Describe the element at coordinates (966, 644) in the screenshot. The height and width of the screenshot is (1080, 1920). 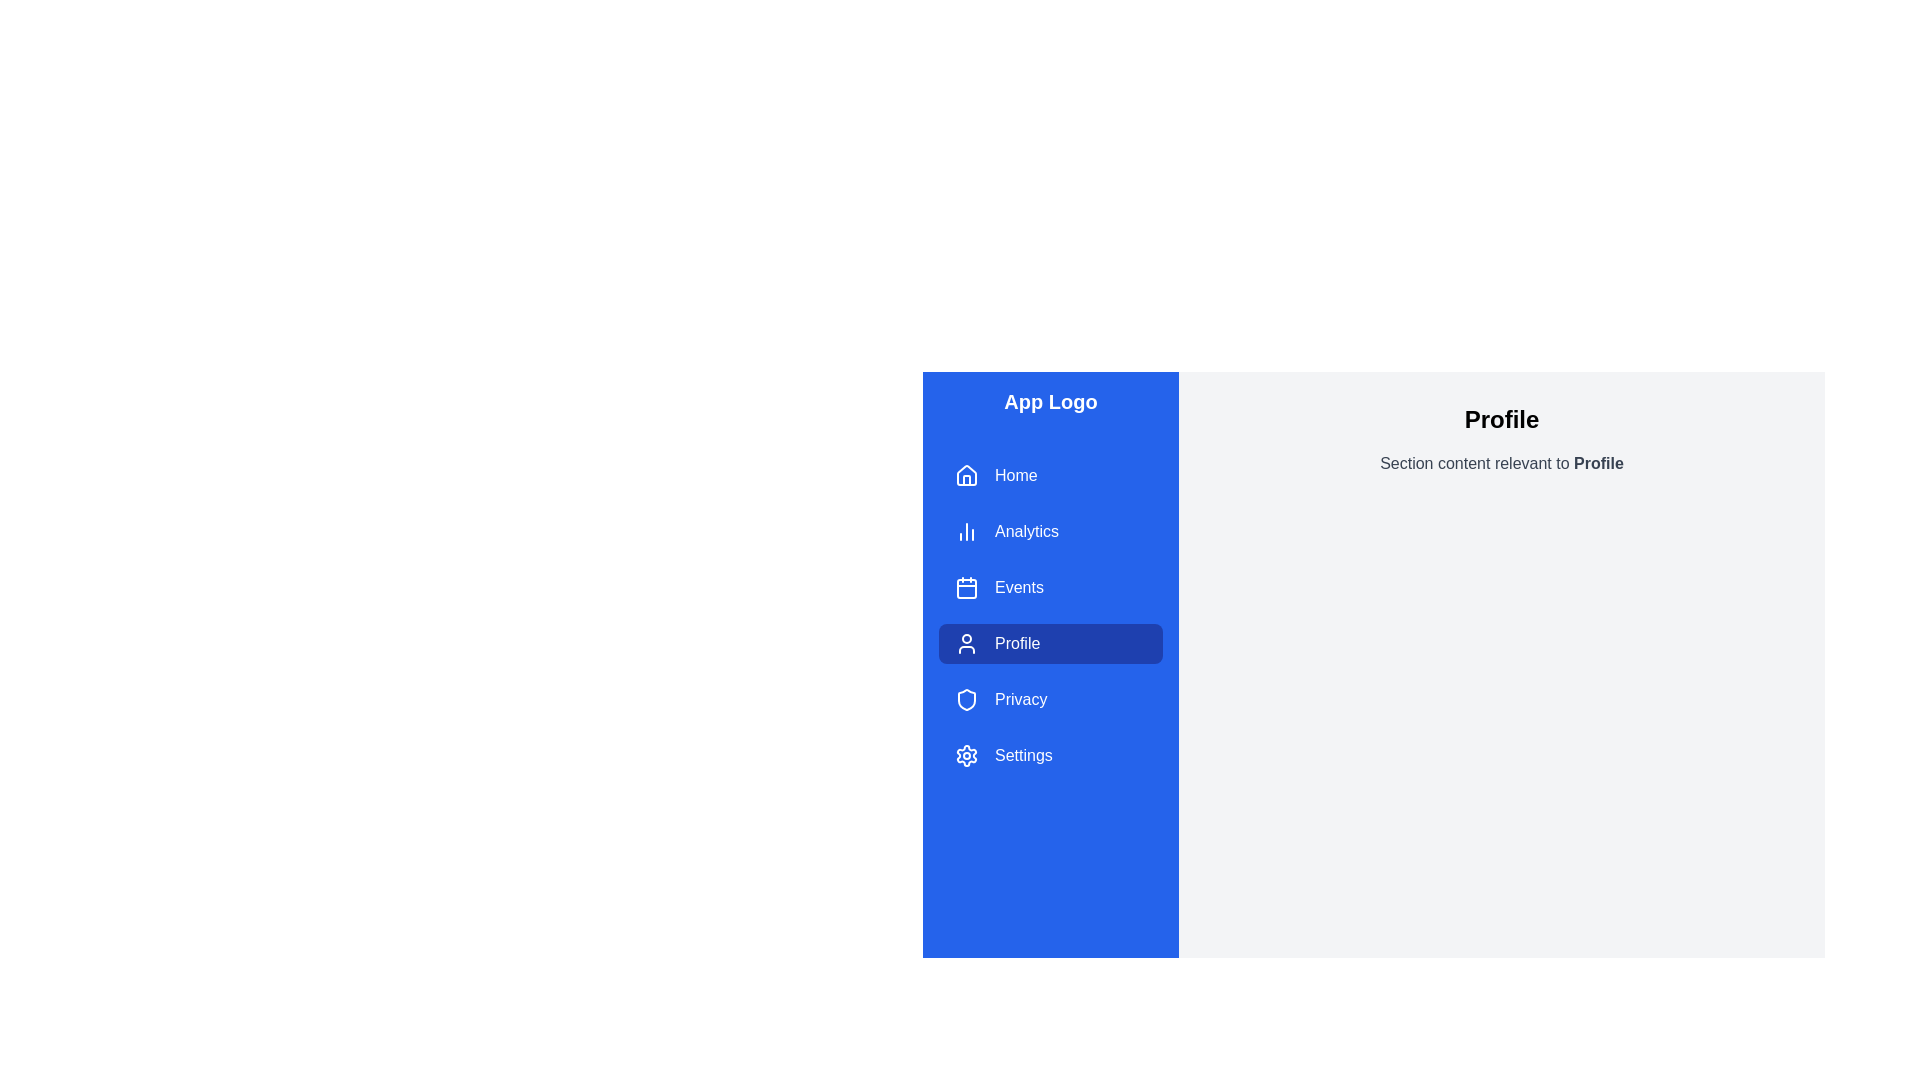
I see `the profile menu icon located in the left-side menu, fourth item labeled 'Profile'` at that location.